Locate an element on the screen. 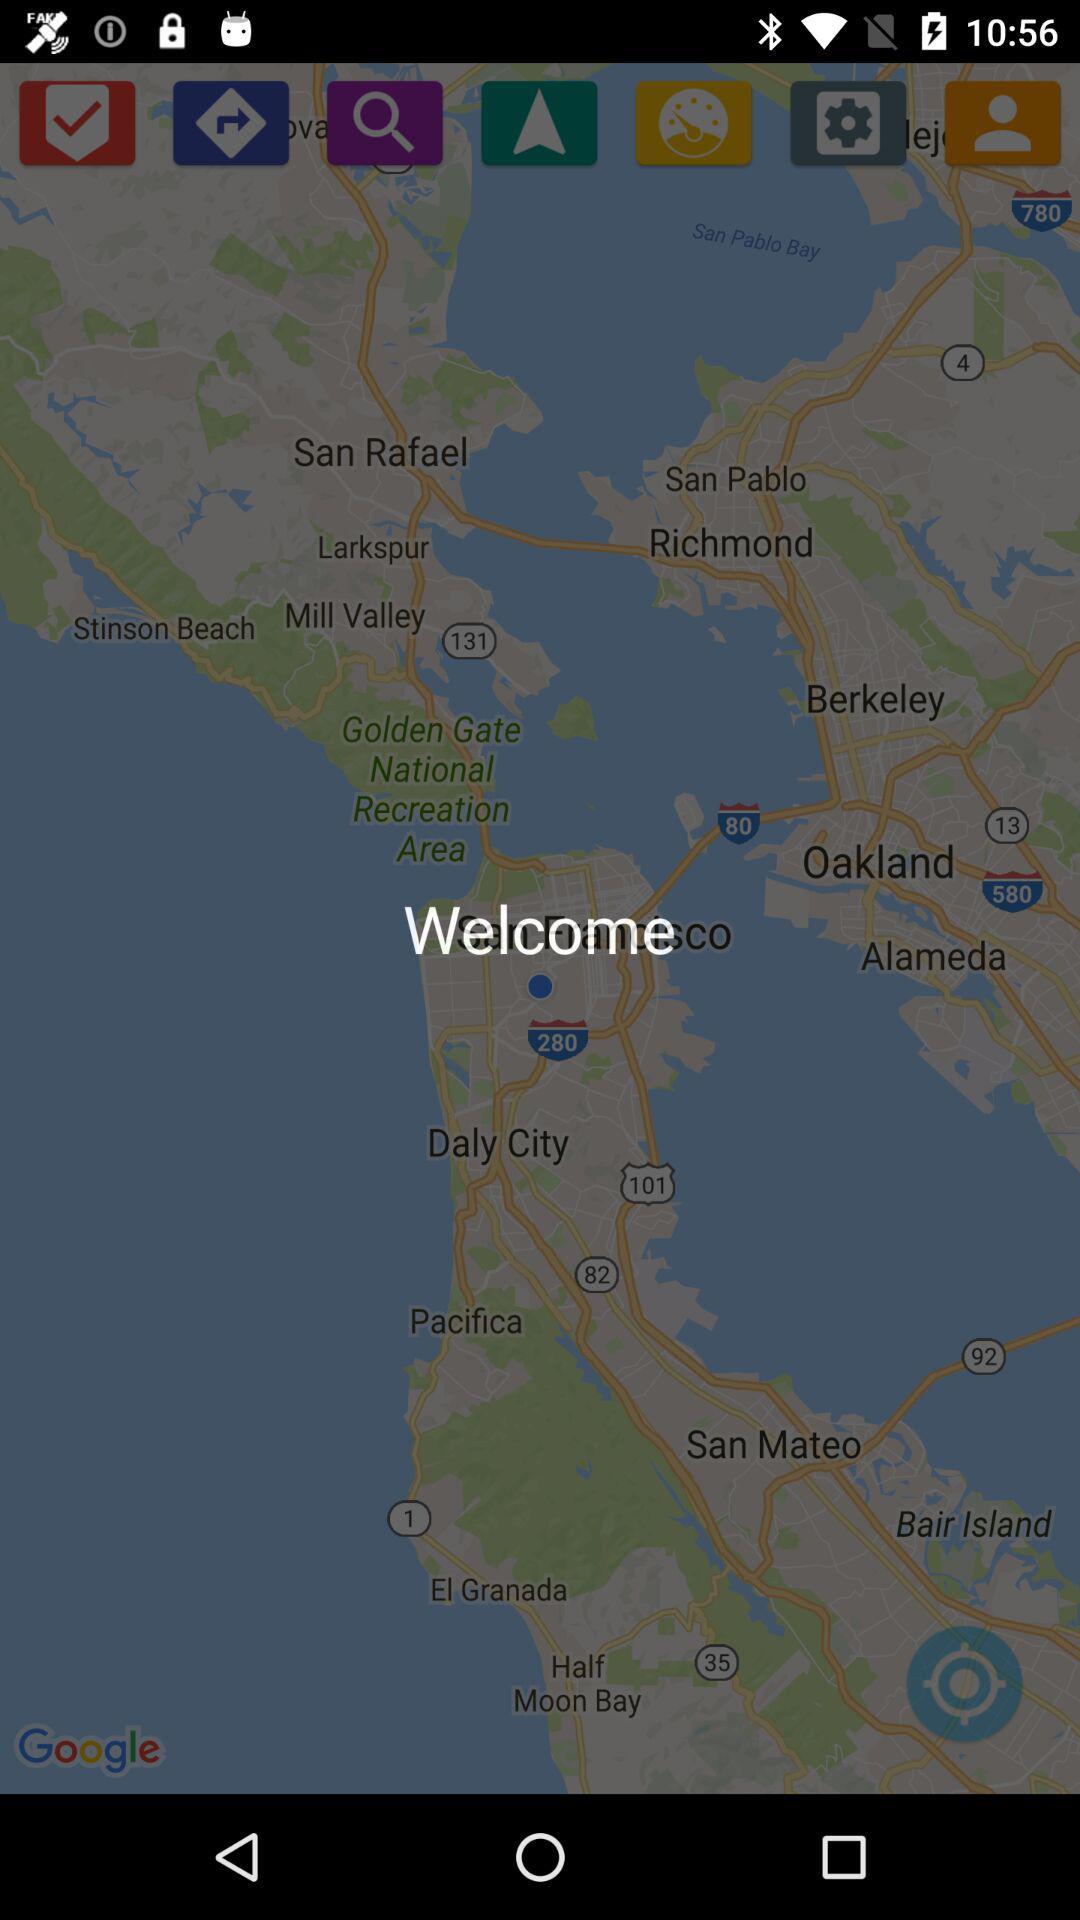 This screenshot has height=1920, width=1080. icon at the bottom right corner is located at coordinates (963, 1693).